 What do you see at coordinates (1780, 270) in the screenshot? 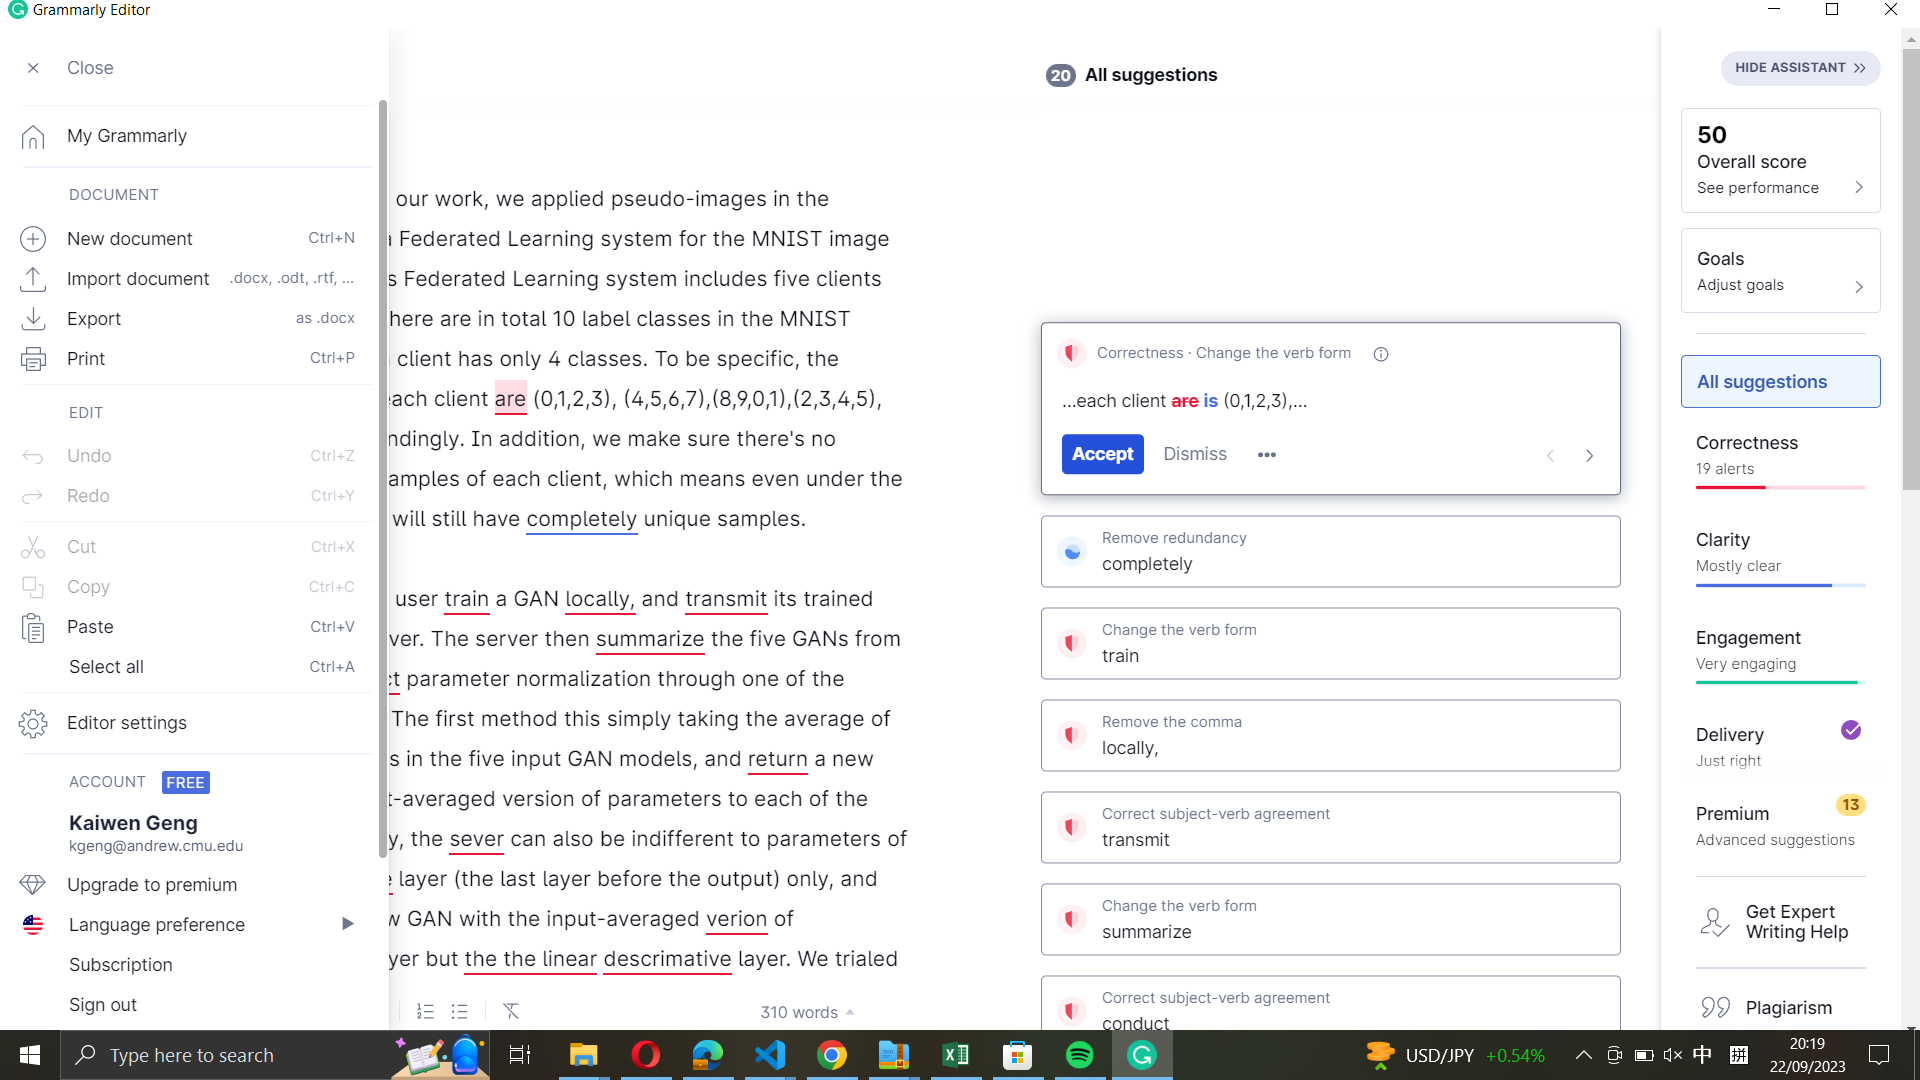
I see `Widen the aims part` at bounding box center [1780, 270].